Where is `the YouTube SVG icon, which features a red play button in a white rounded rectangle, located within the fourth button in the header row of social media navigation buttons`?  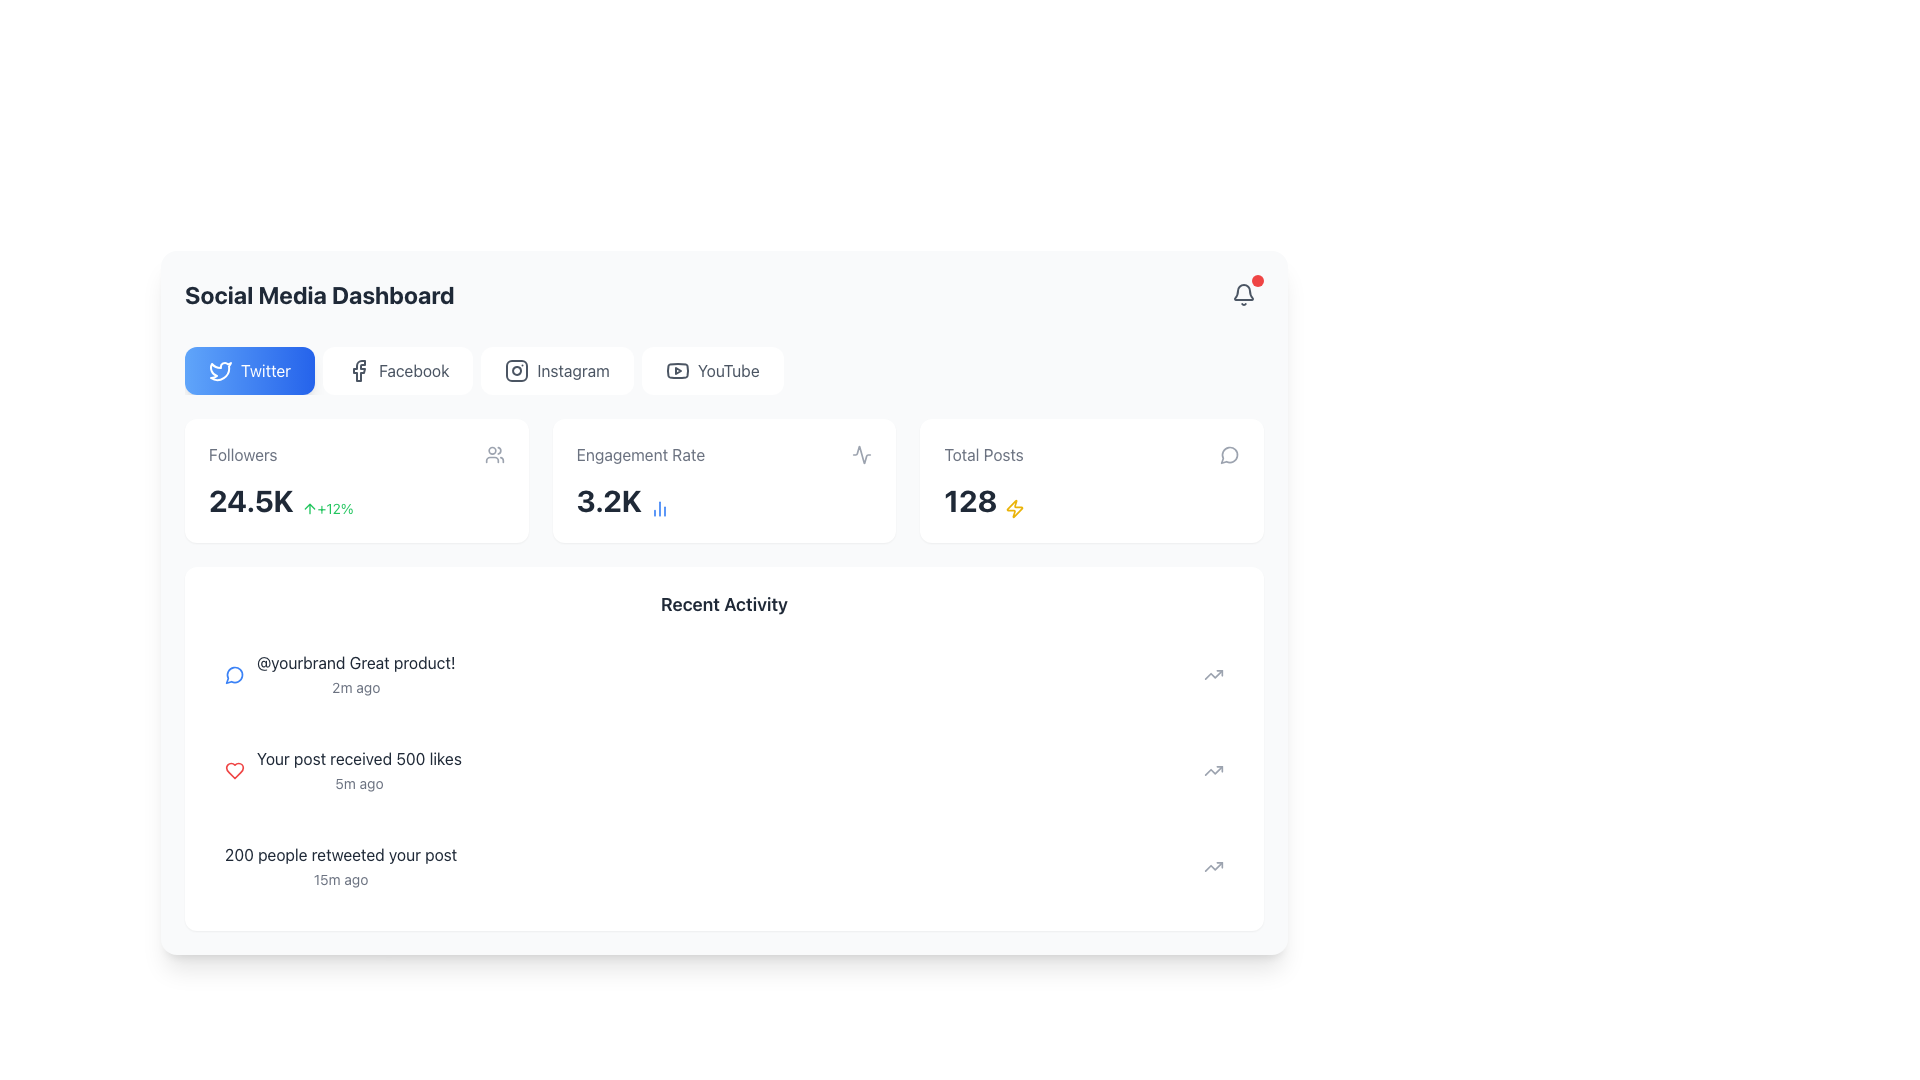 the YouTube SVG icon, which features a red play button in a white rounded rectangle, located within the fourth button in the header row of social media navigation buttons is located at coordinates (677, 370).